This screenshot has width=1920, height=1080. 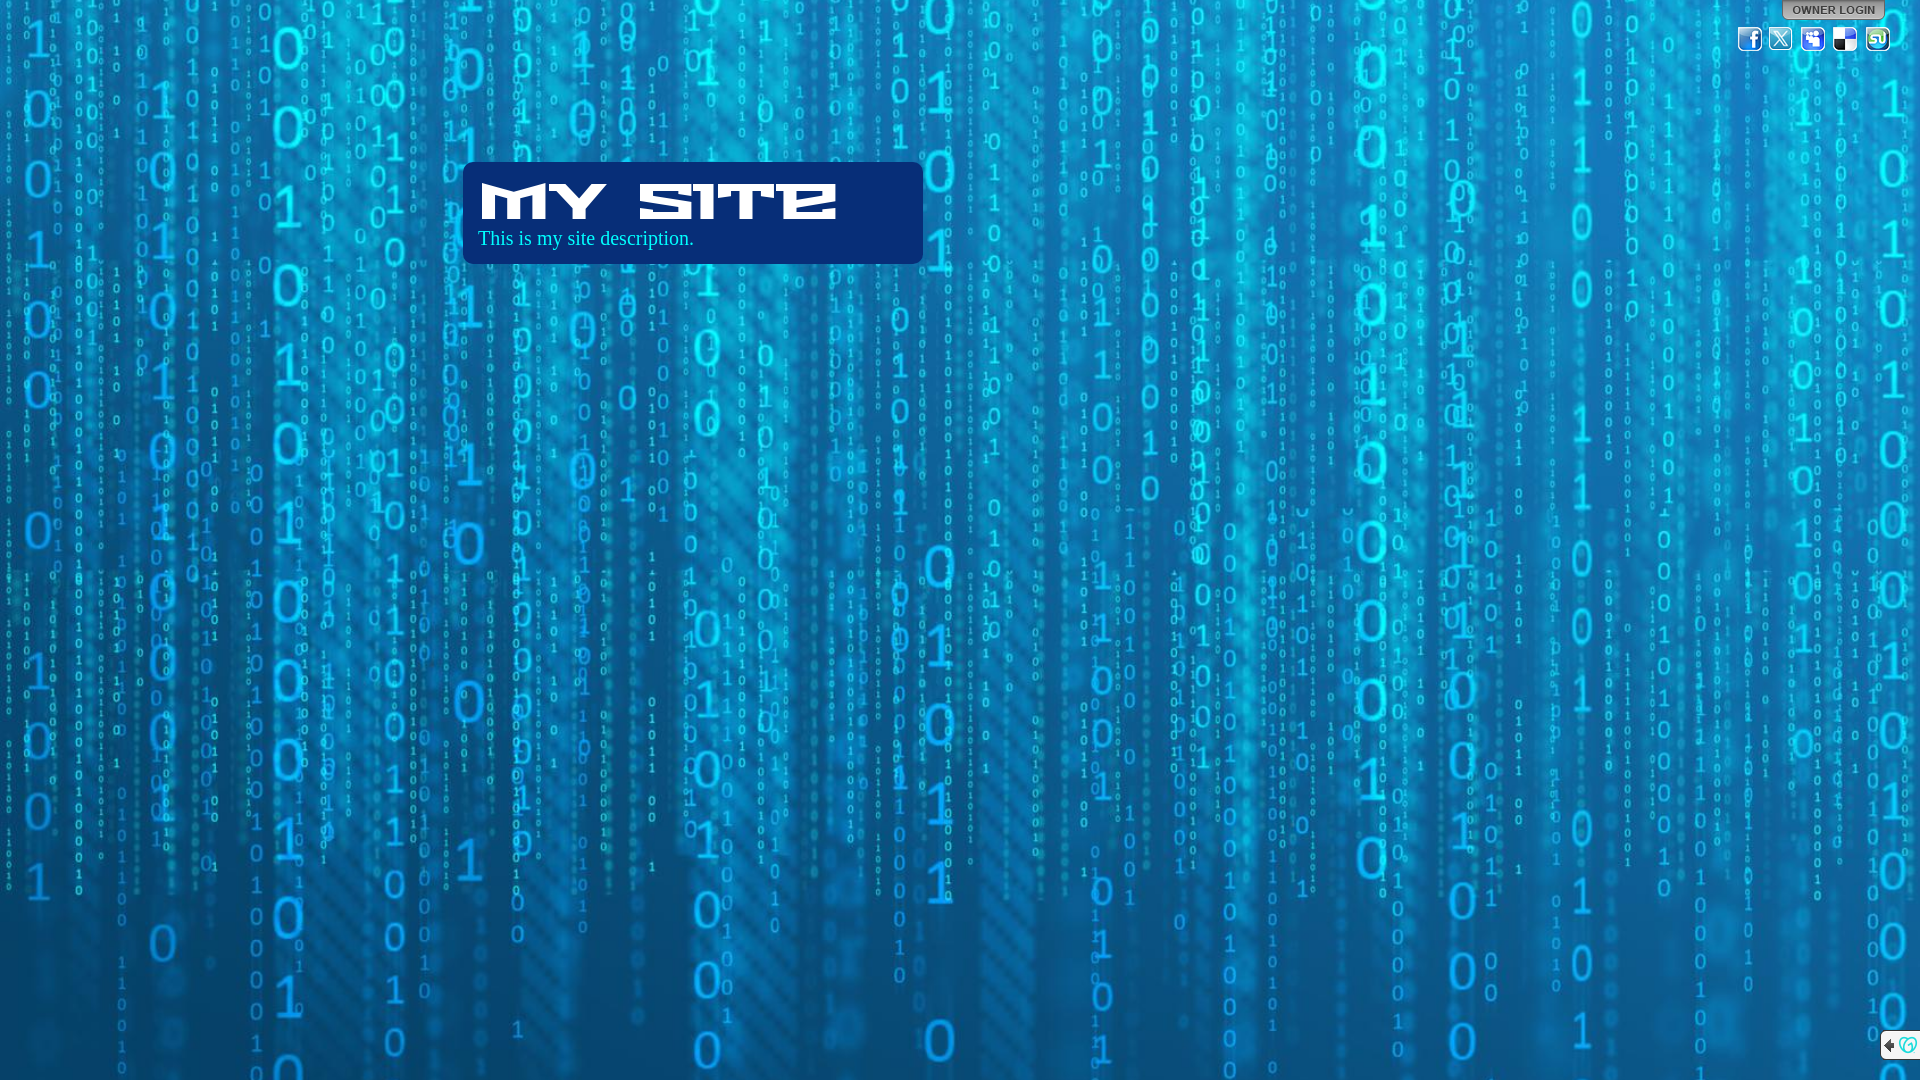 I want to click on 'MySpace', so click(x=1814, y=38).